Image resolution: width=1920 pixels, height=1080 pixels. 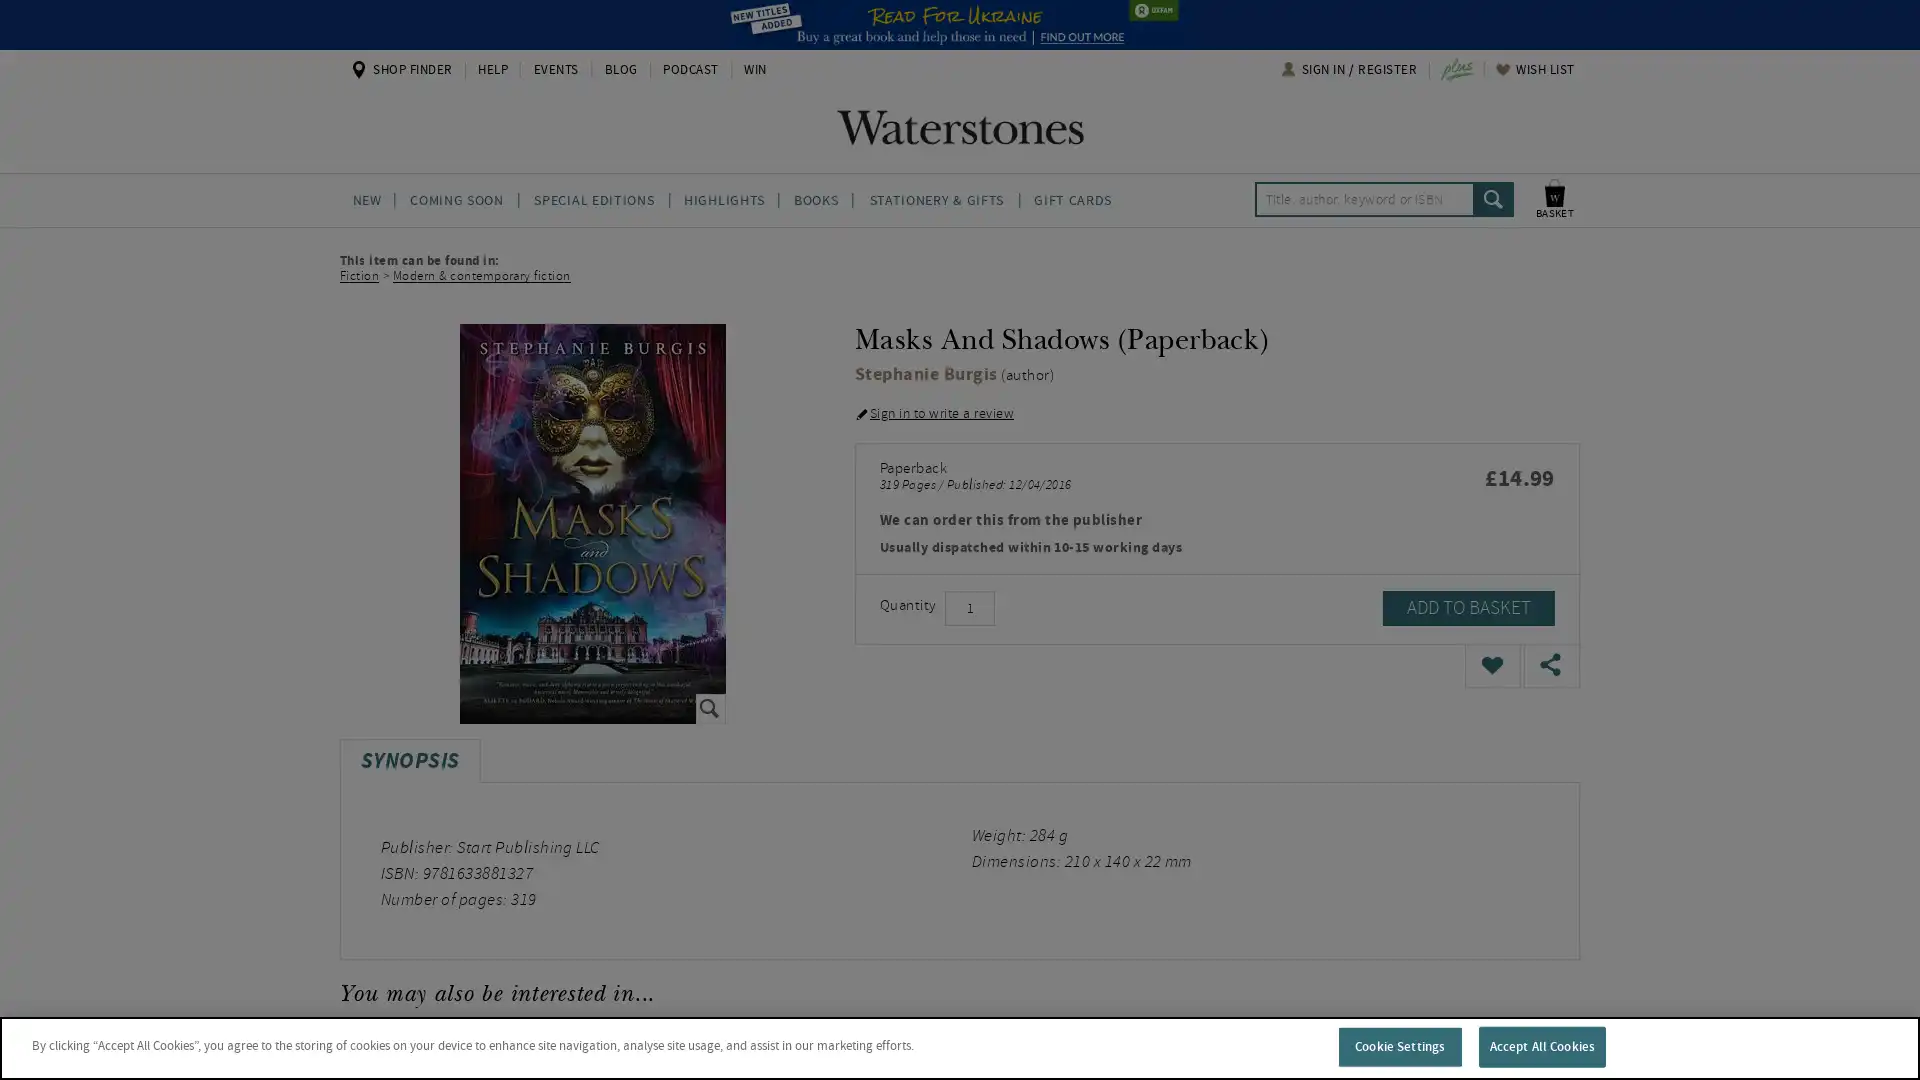 I want to click on Accept All Cookies, so click(x=1540, y=1045).